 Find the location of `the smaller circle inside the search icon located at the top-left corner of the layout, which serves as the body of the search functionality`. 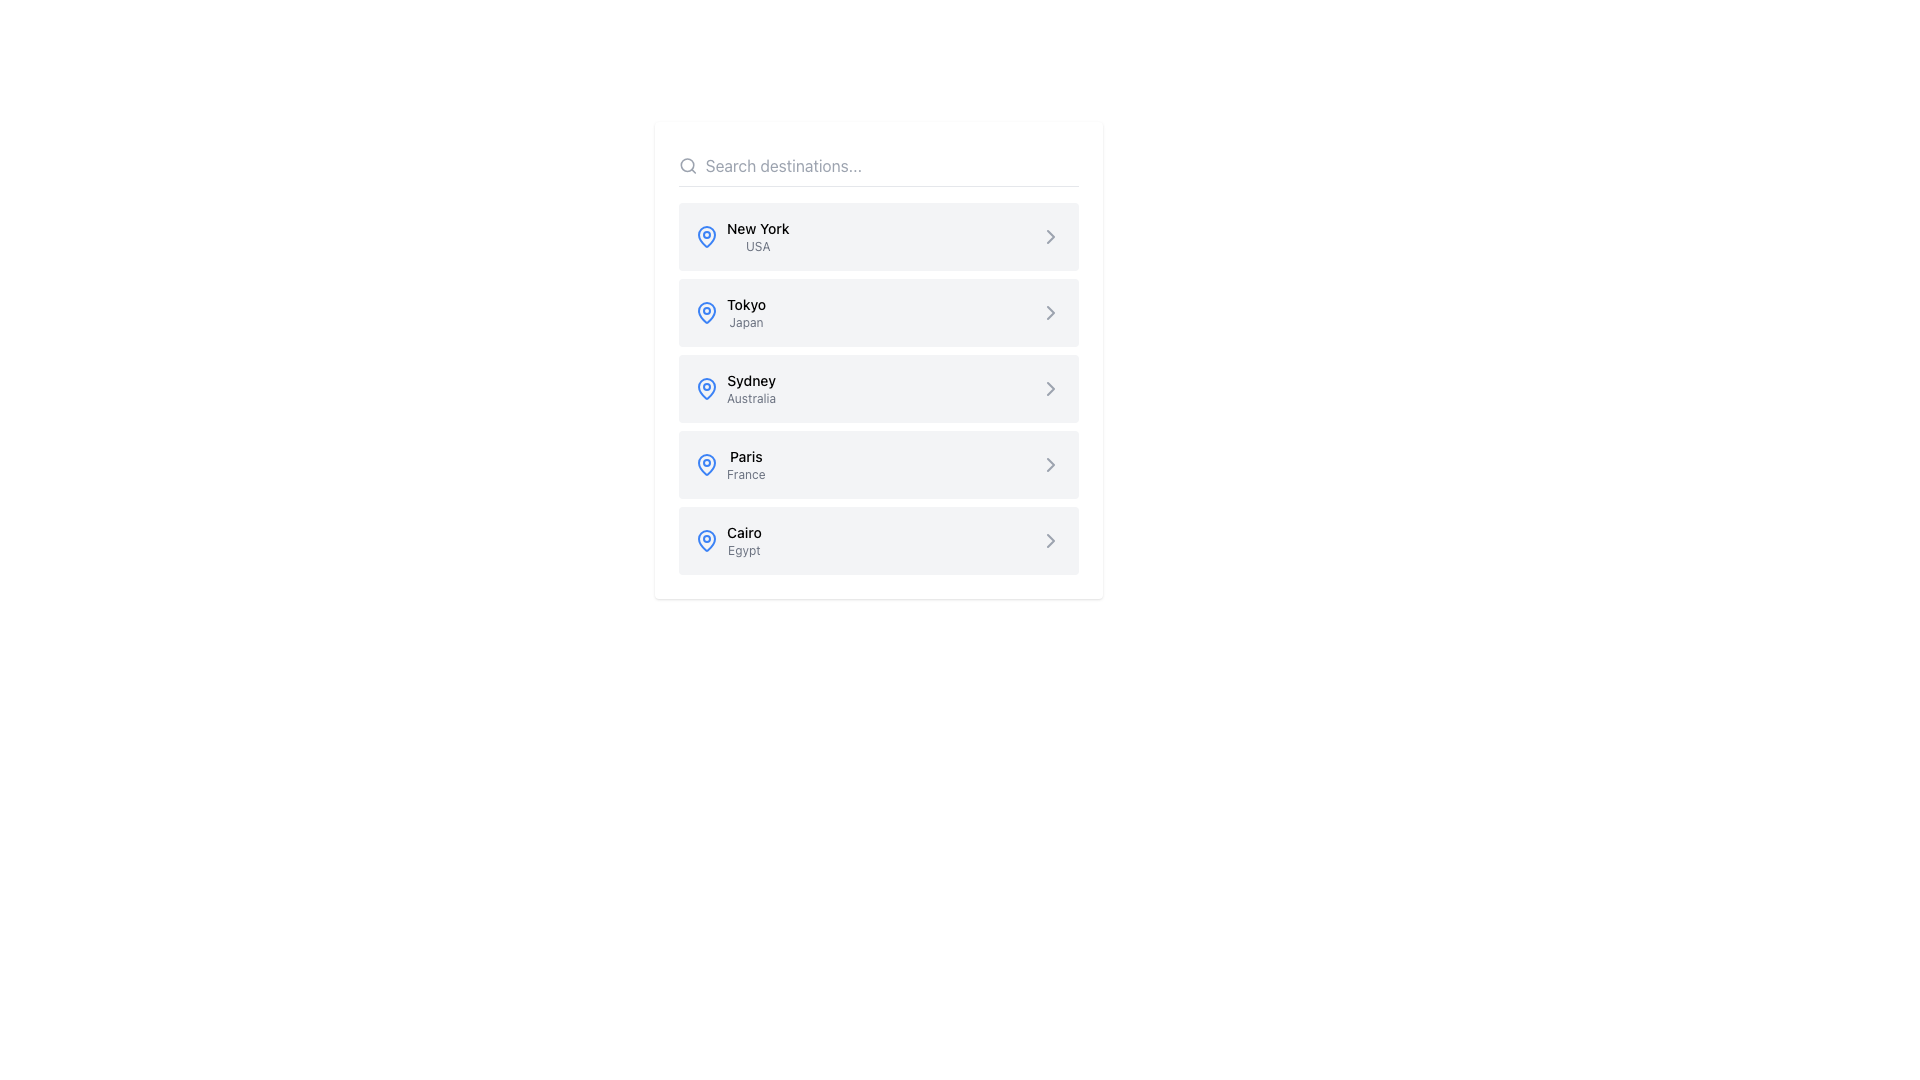

the smaller circle inside the search icon located at the top-left corner of the layout, which serves as the body of the search functionality is located at coordinates (687, 164).